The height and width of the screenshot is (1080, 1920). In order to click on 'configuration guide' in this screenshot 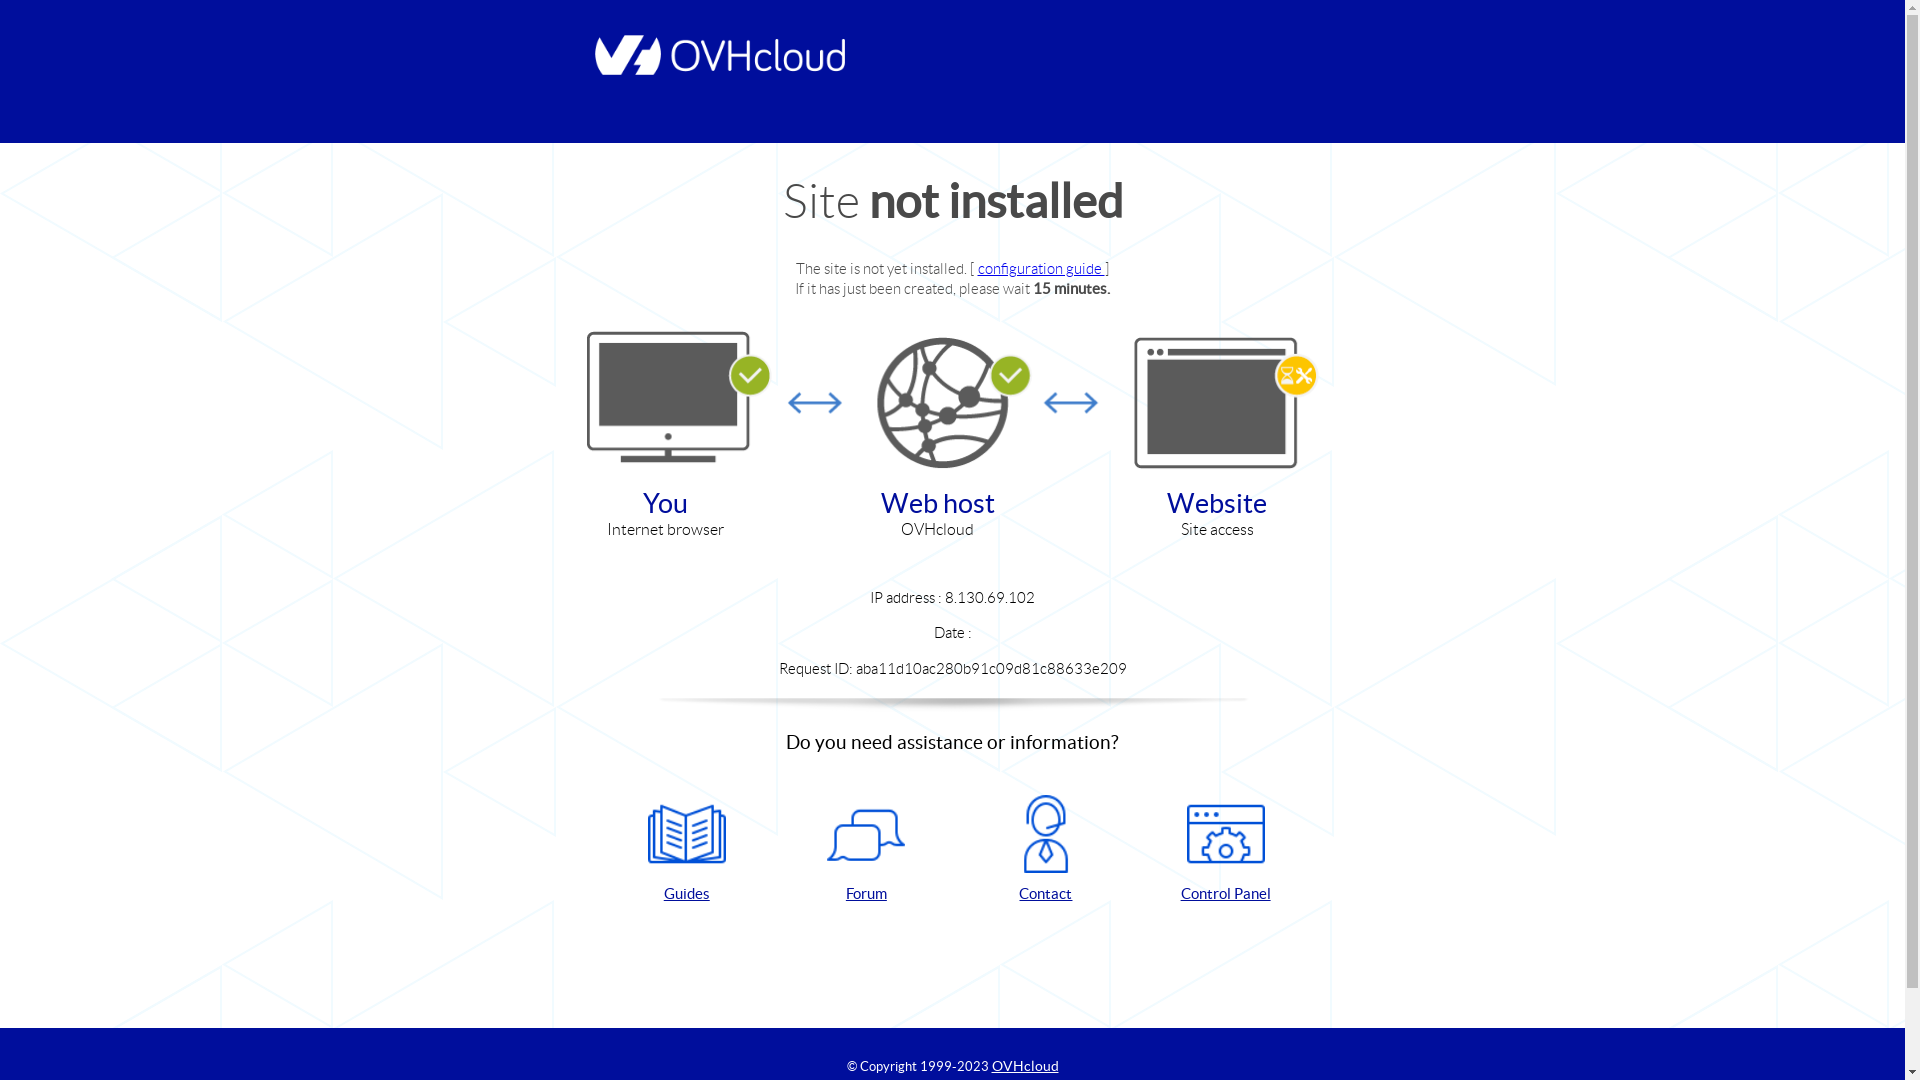, I will do `click(1040, 267)`.